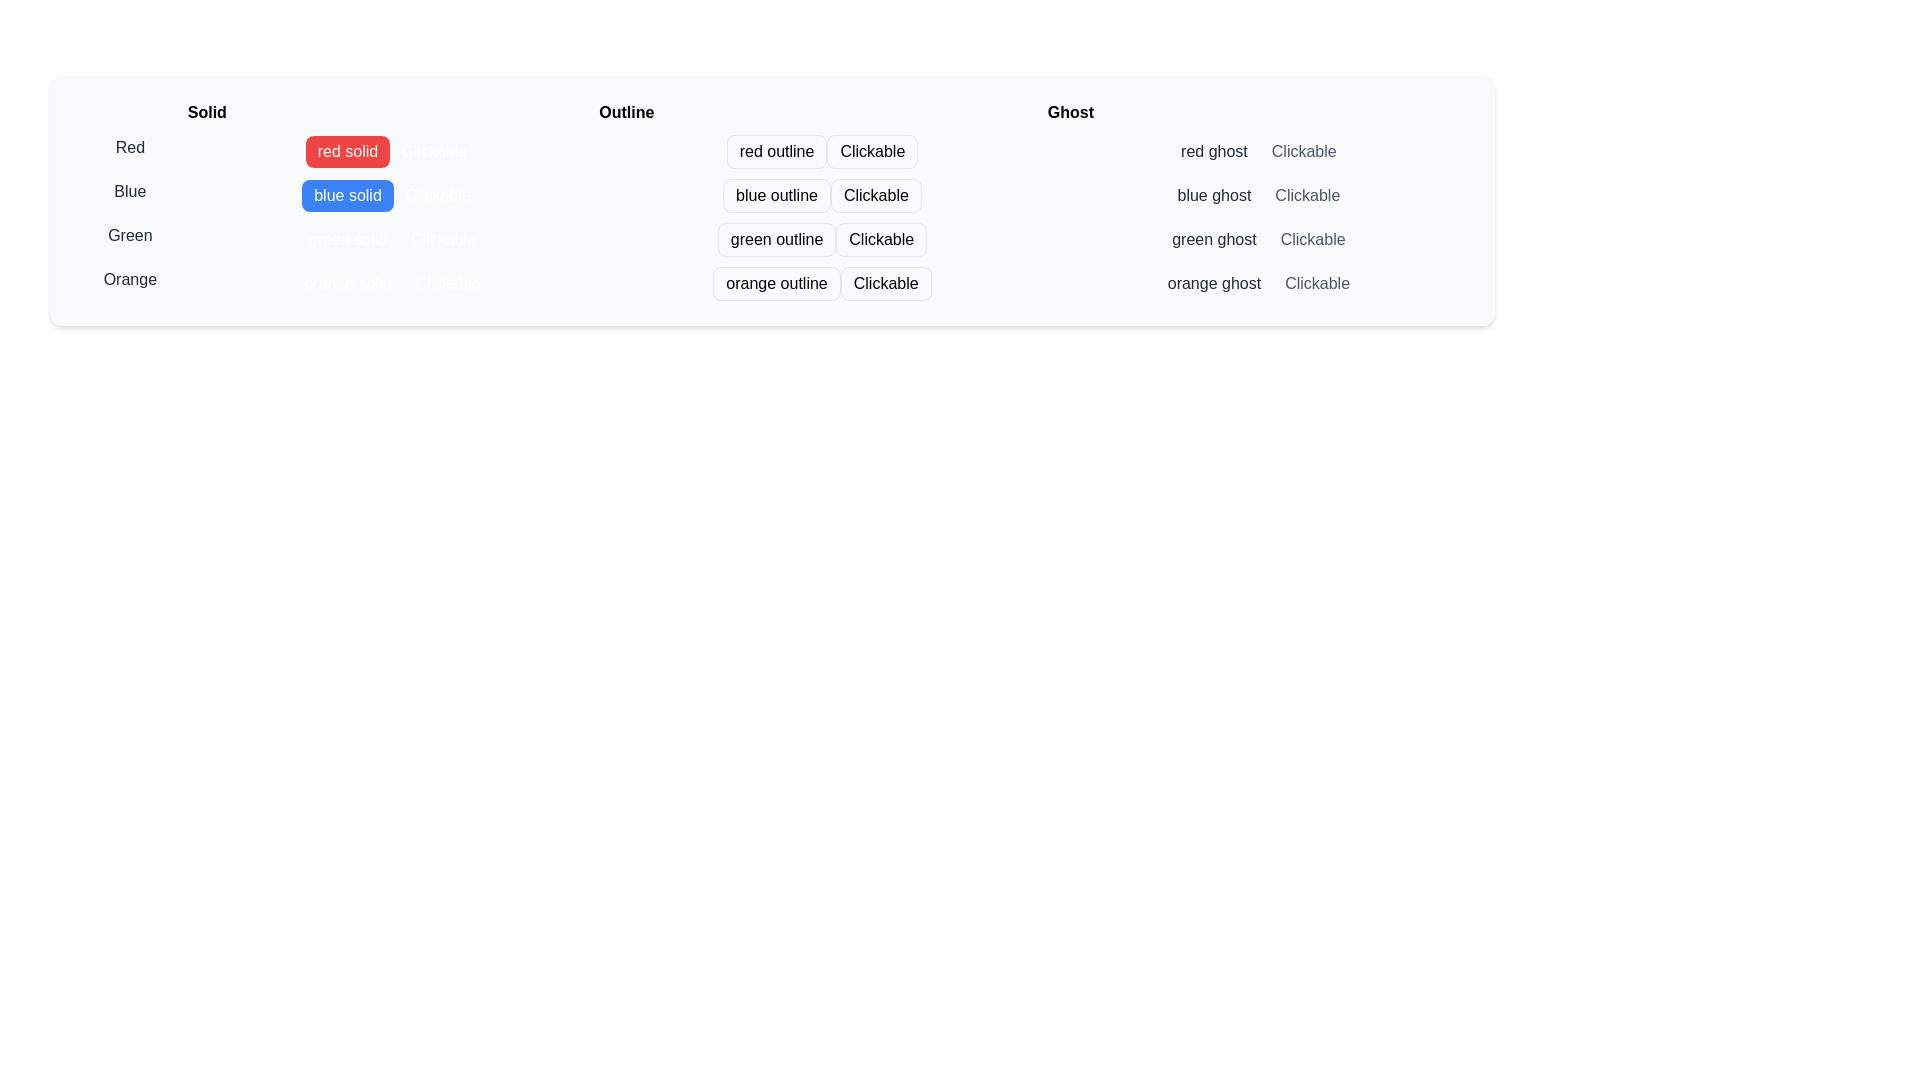  I want to click on text label indicating the green color option for the 'Solid' category, which is the third item in the 'Solid' column, located towards the left side of the interface, so click(129, 234).